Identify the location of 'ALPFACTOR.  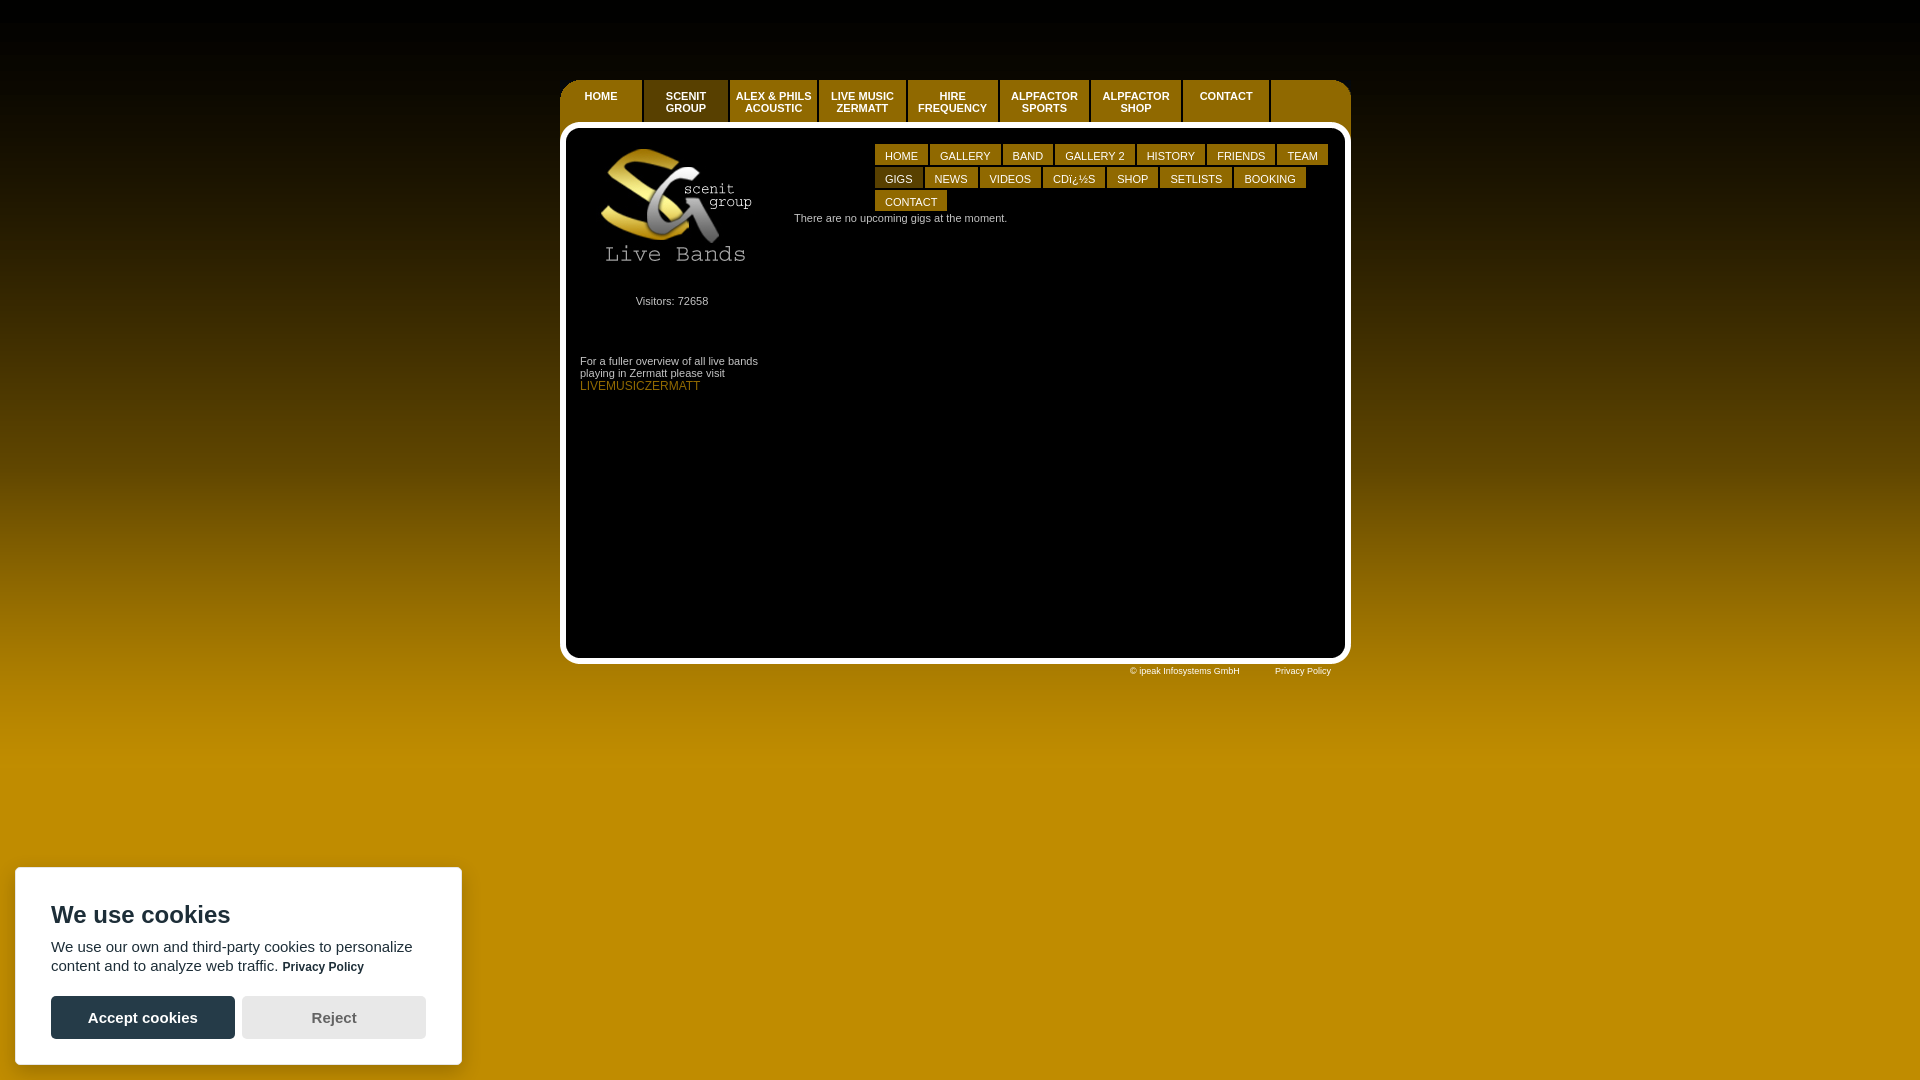
(999, 111).